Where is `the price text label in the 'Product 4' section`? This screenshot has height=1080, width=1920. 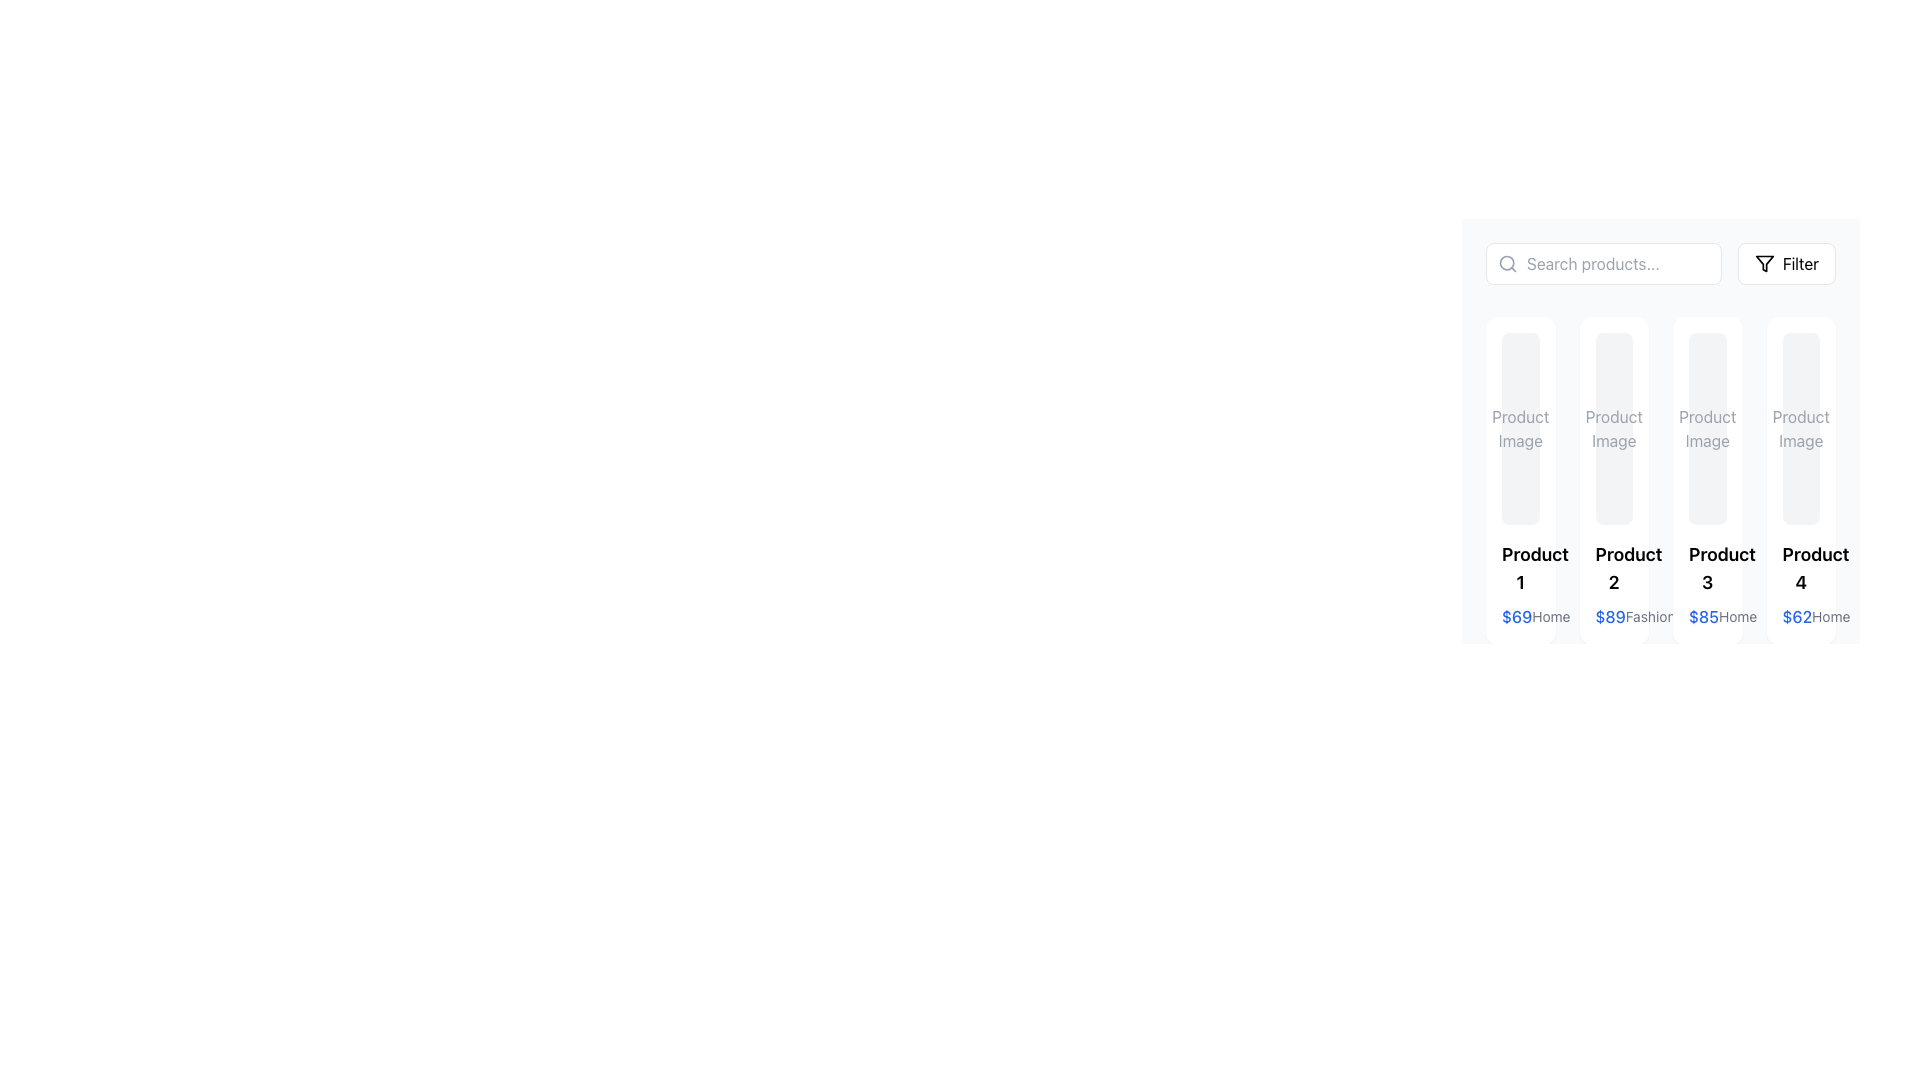 the price text label in the 'Product 4' section is located at coordinates (1797, 616).